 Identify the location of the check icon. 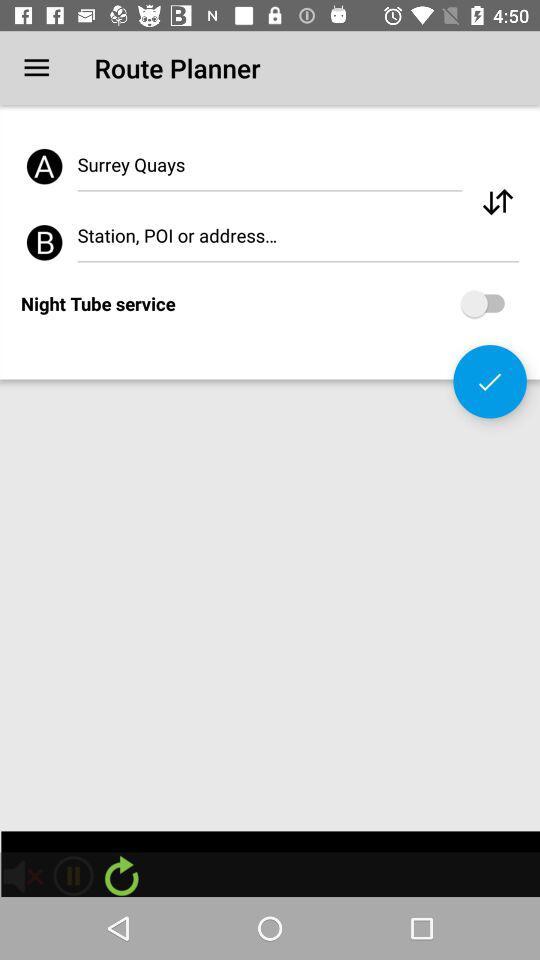
(489, 380).